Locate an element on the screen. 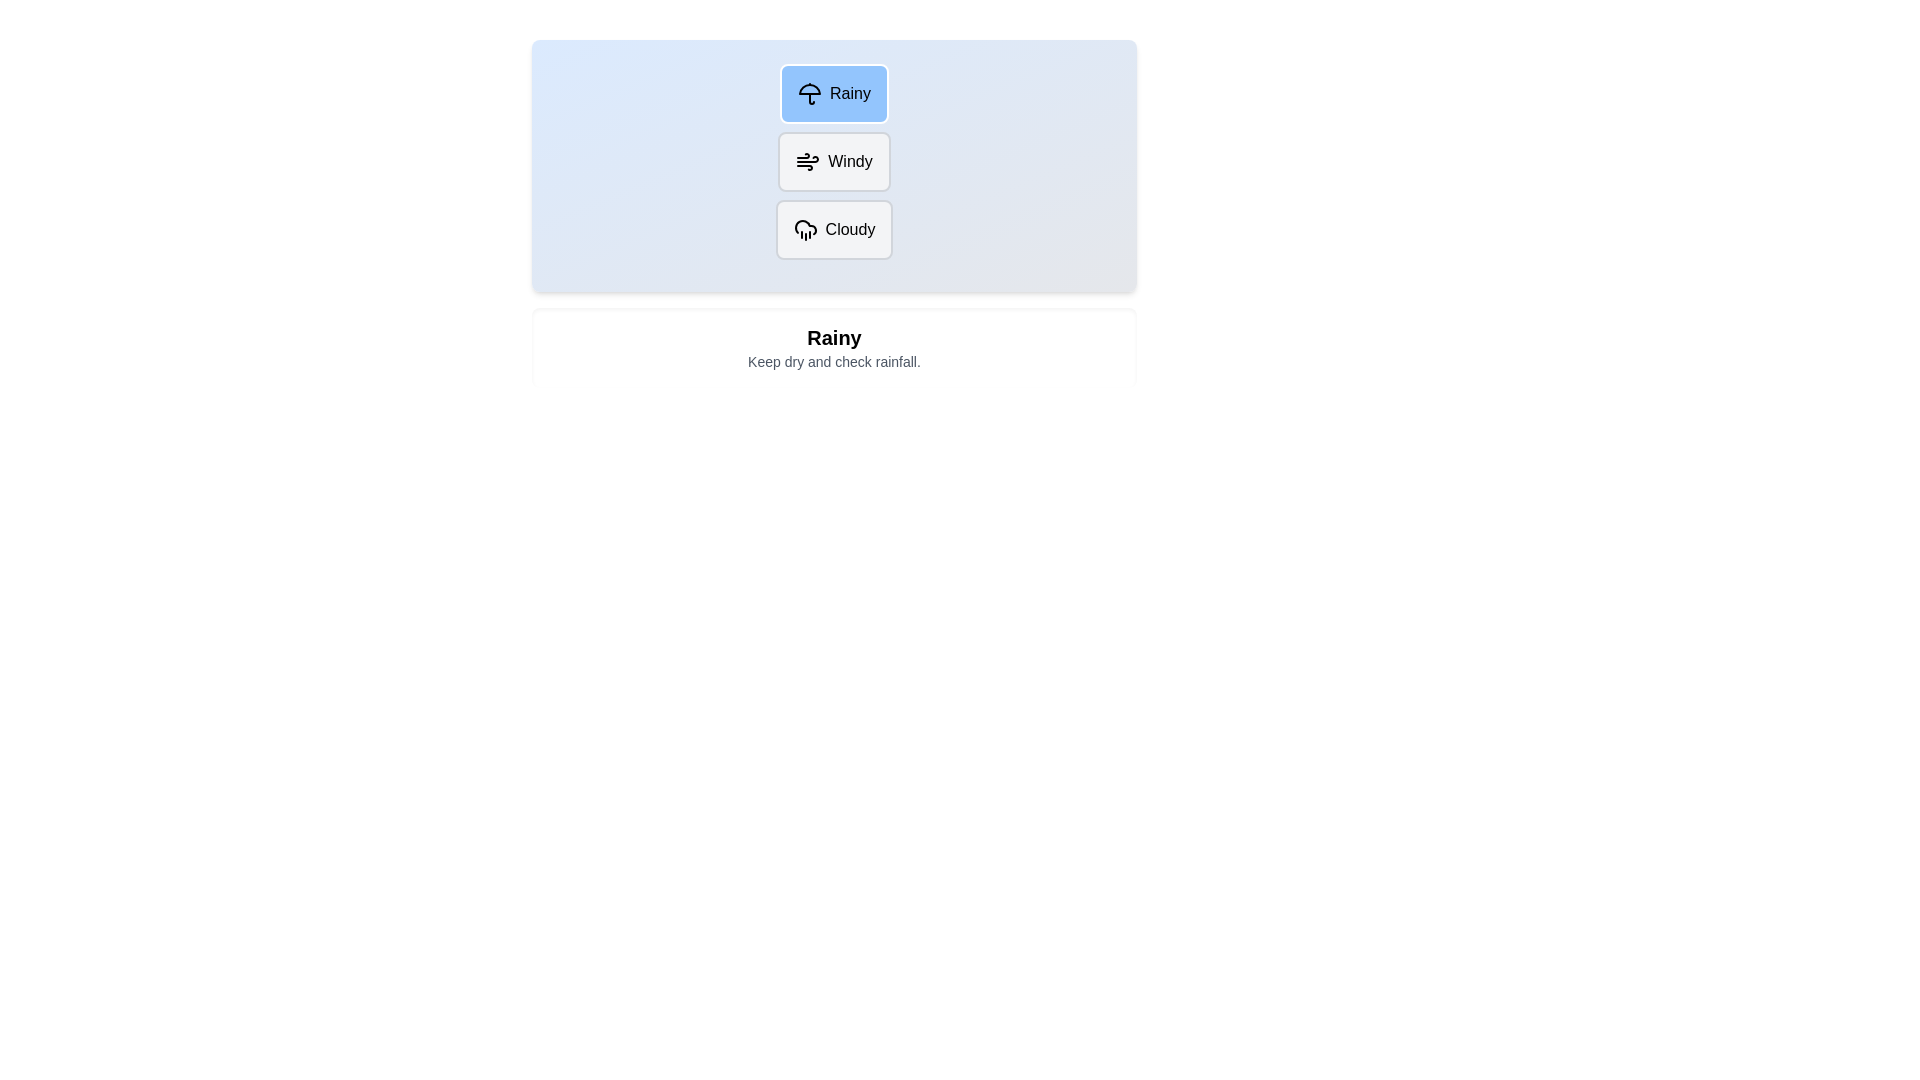 The height and width of the screenshot is (1080, 1920). the Rainy tab by clicking on it is located at coordinates (834, 93).